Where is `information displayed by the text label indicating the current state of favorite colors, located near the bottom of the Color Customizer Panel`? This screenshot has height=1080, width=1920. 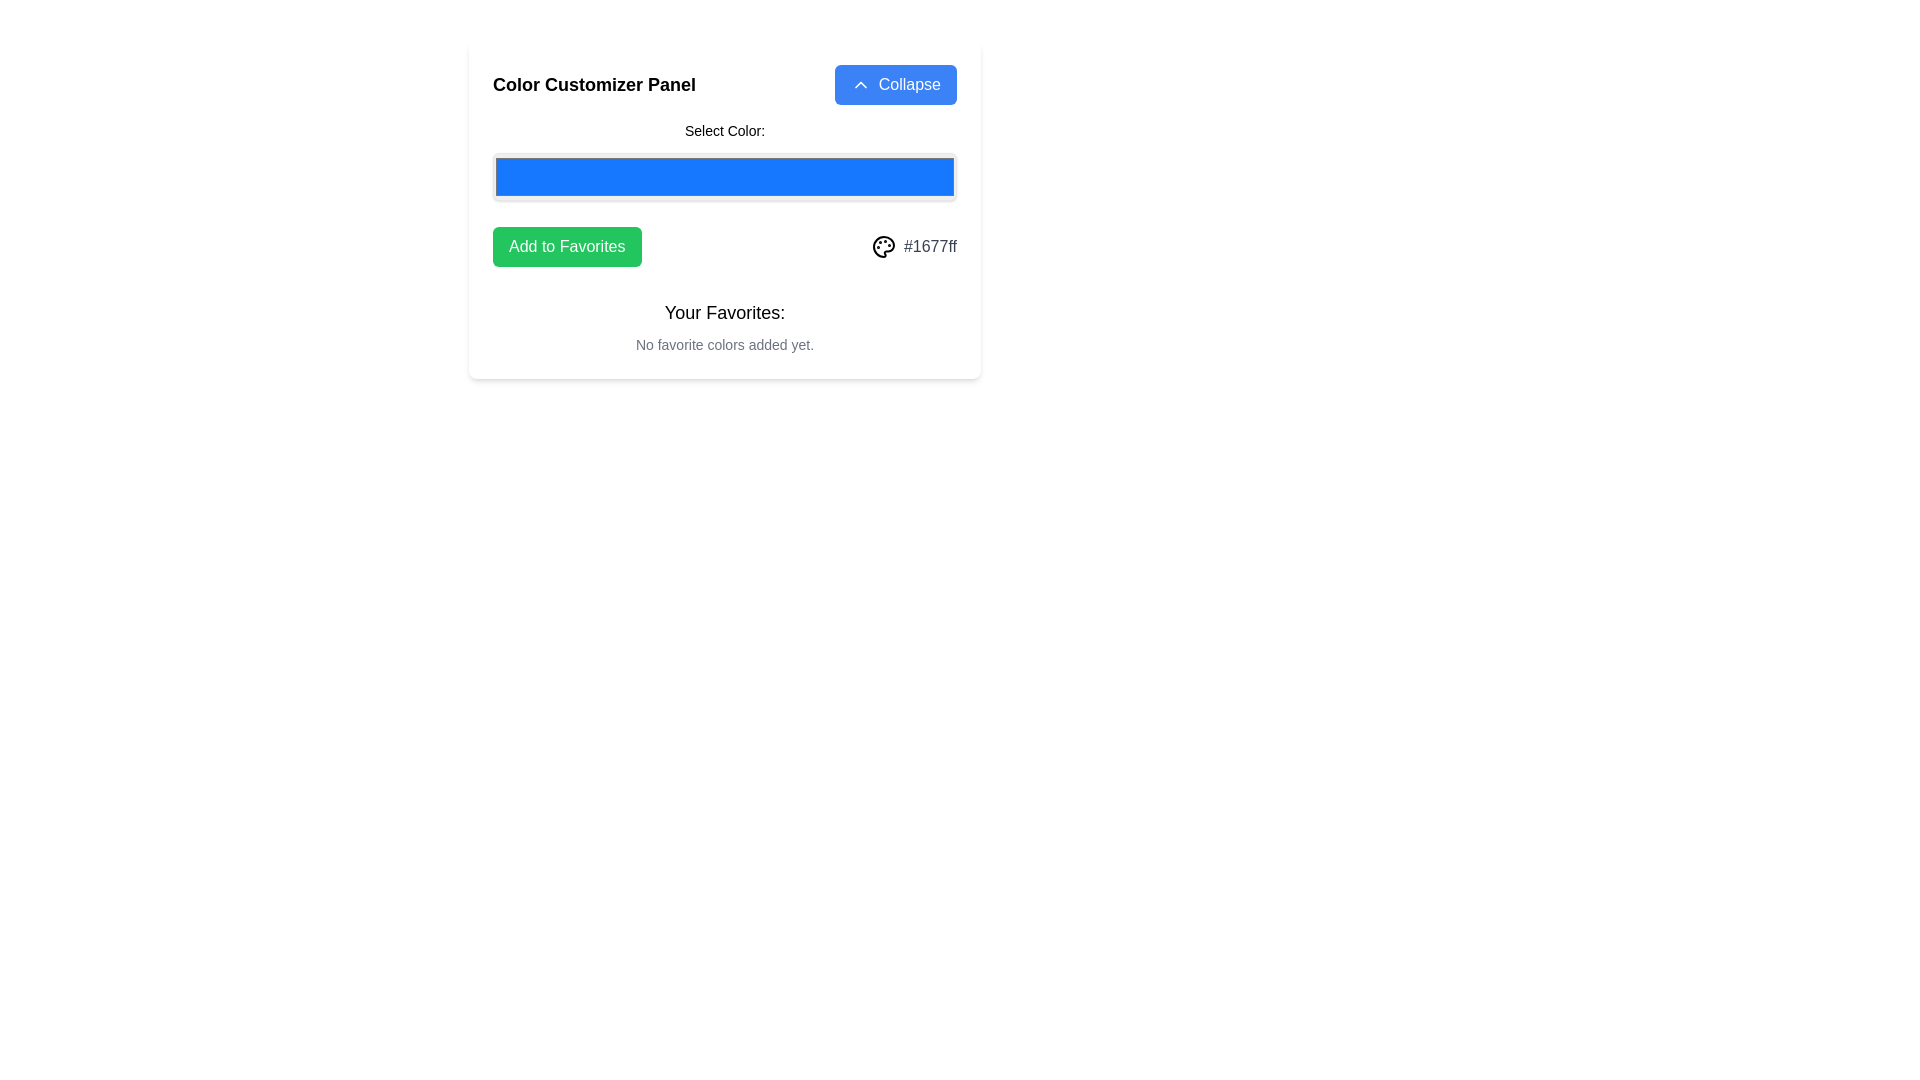 information displayed by the text label indicating the current state of favorite colors, located near the bottom of the Color Customizer Panel is located at coordinates (723, 326).